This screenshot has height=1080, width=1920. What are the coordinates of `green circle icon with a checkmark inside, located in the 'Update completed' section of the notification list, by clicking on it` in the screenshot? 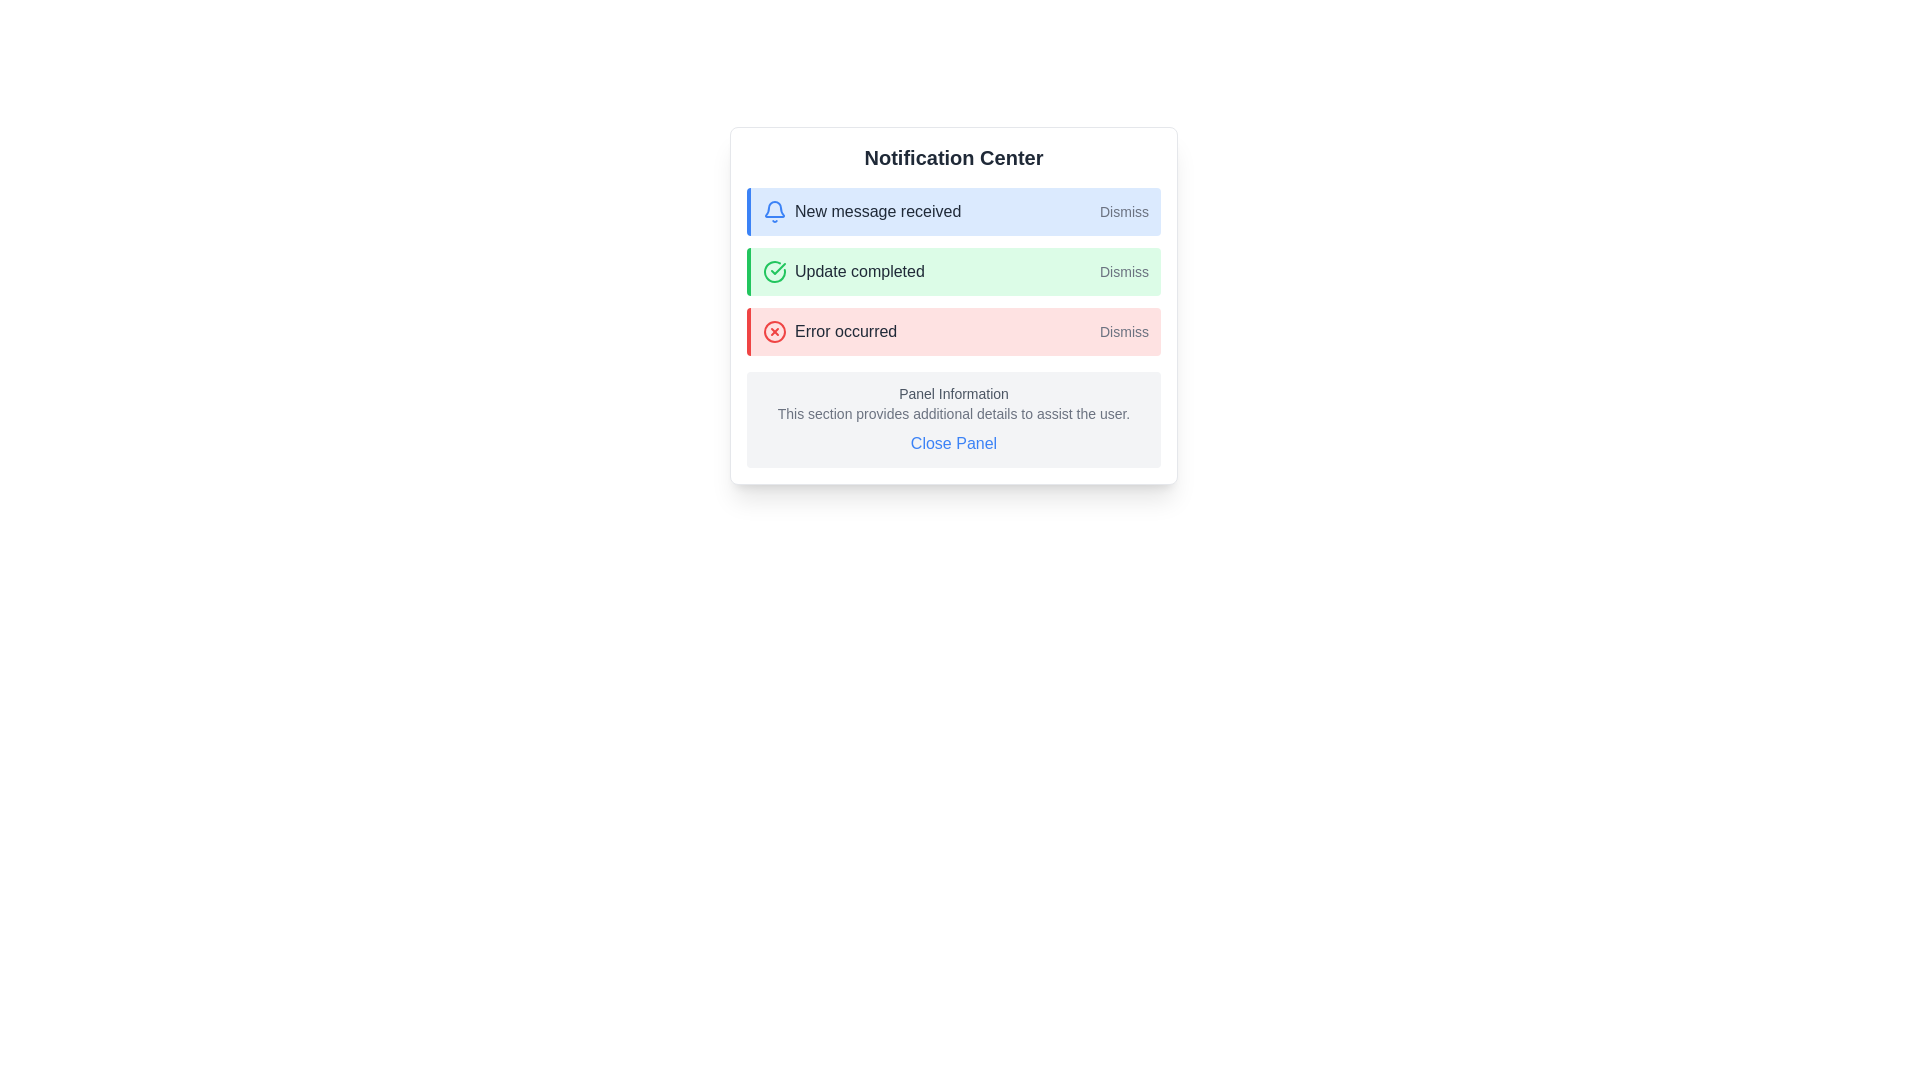 It's located at (773, 272).